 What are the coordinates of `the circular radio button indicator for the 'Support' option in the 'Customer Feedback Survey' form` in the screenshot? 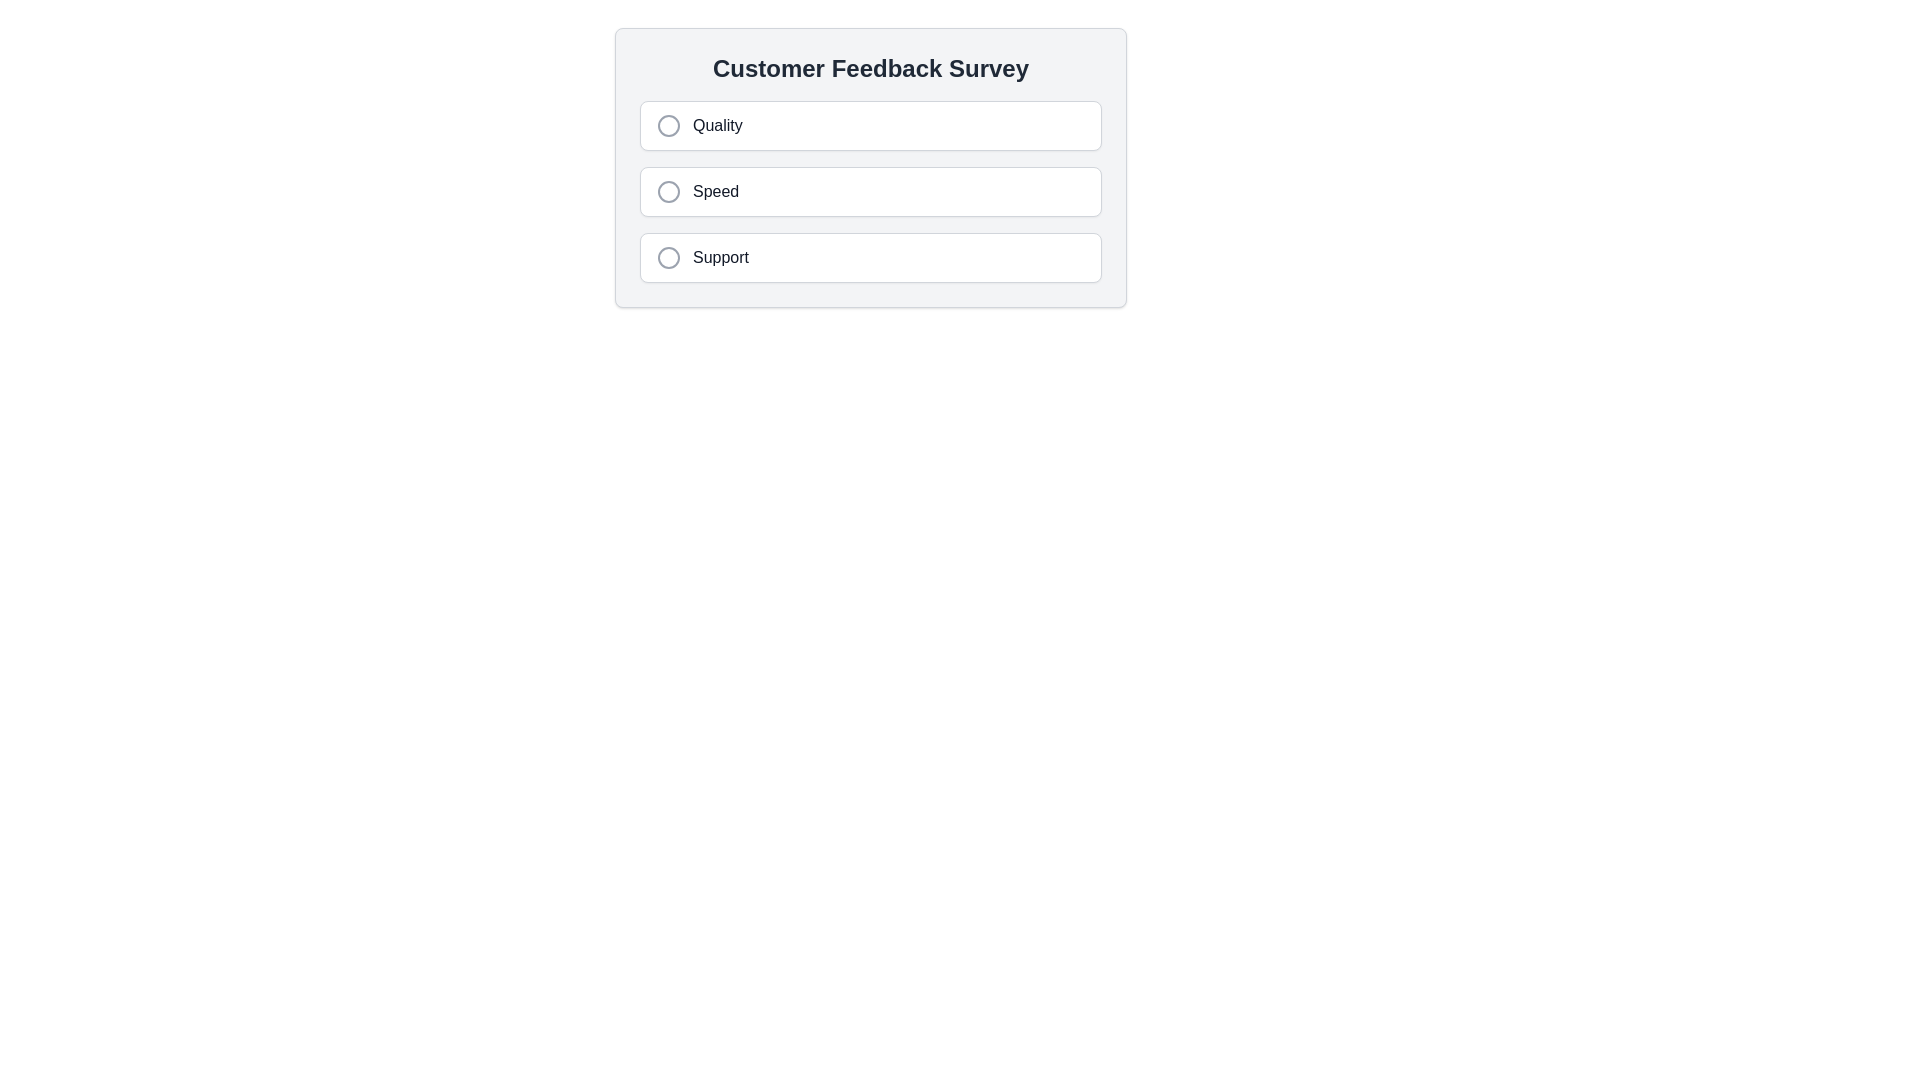 It's located at (668, 257).